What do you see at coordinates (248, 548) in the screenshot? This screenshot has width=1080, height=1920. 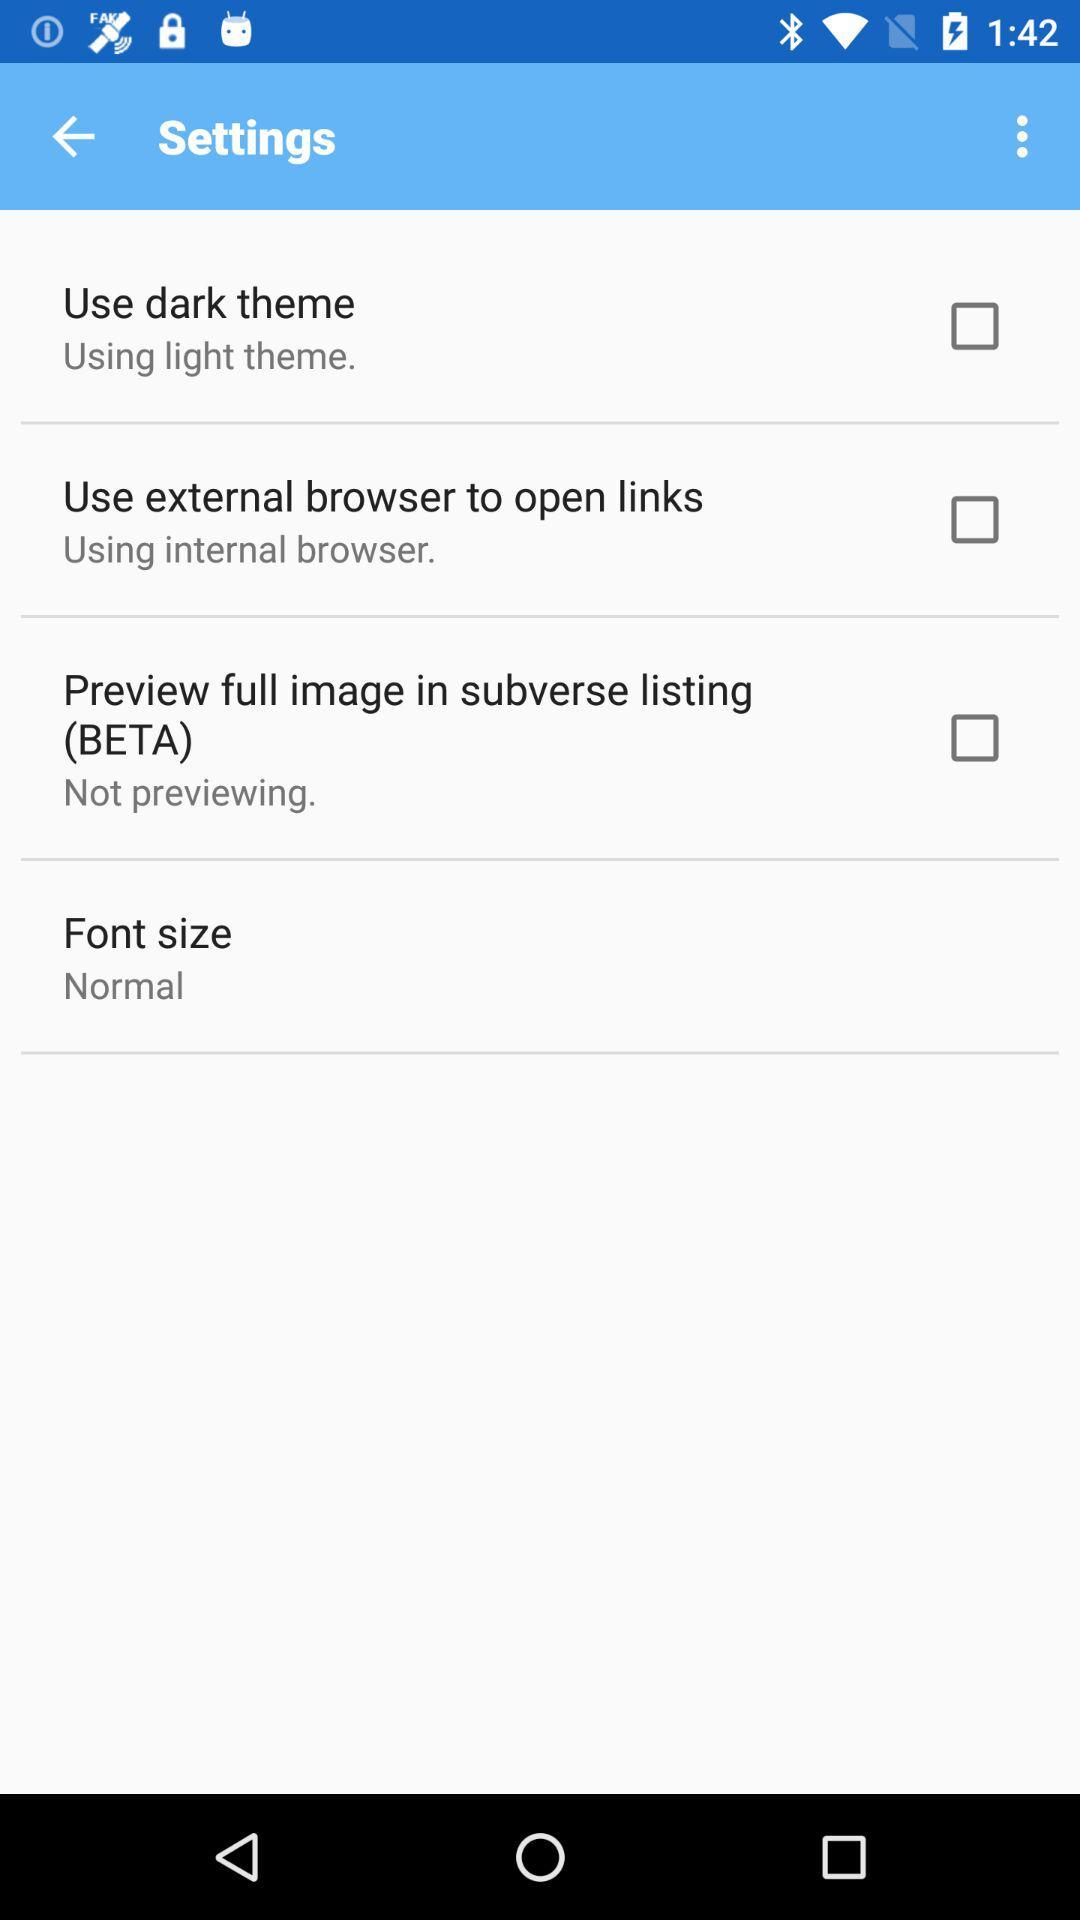 I see `using internal browser. item` at bounding box center [248, 548].